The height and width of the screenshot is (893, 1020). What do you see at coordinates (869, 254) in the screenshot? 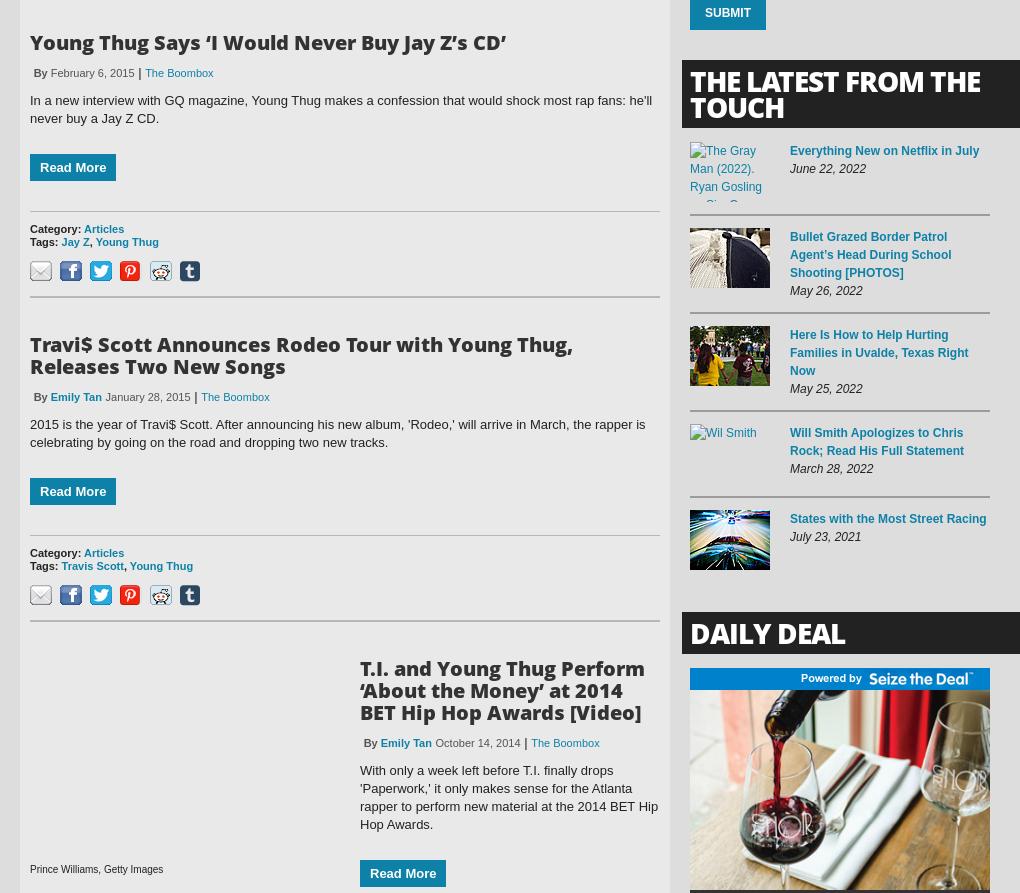
I see `'Bullet Grazed Border Patrol Agent’s Head During School Shooting [PHOTOS]'` at bounding box center [869, 254].